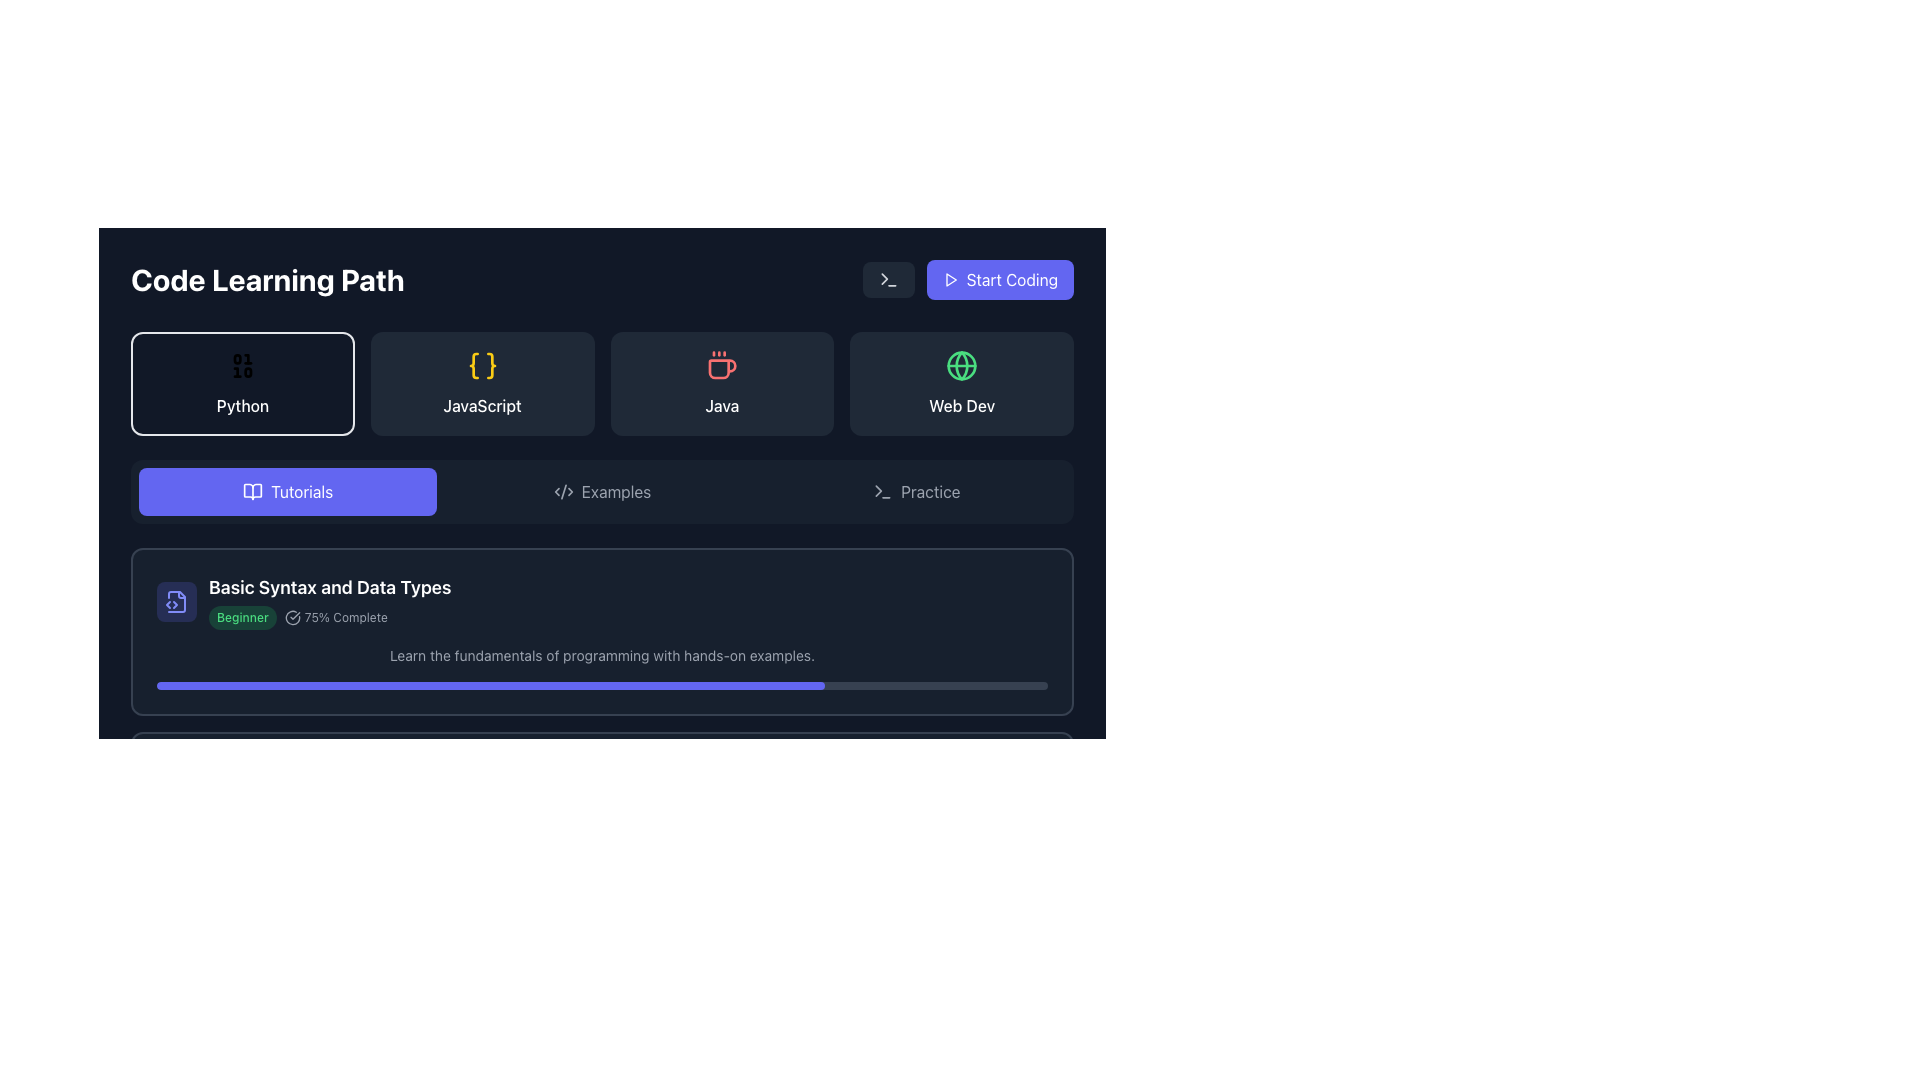 This screenshot has width=1920, height=1080. Describe the element at coordinates (962, 366) in the screenshot. I see `the 'Web Dev' category icon, which is part of a horizontal row of icons representing different topics, located towards the right side of the row` at that location.